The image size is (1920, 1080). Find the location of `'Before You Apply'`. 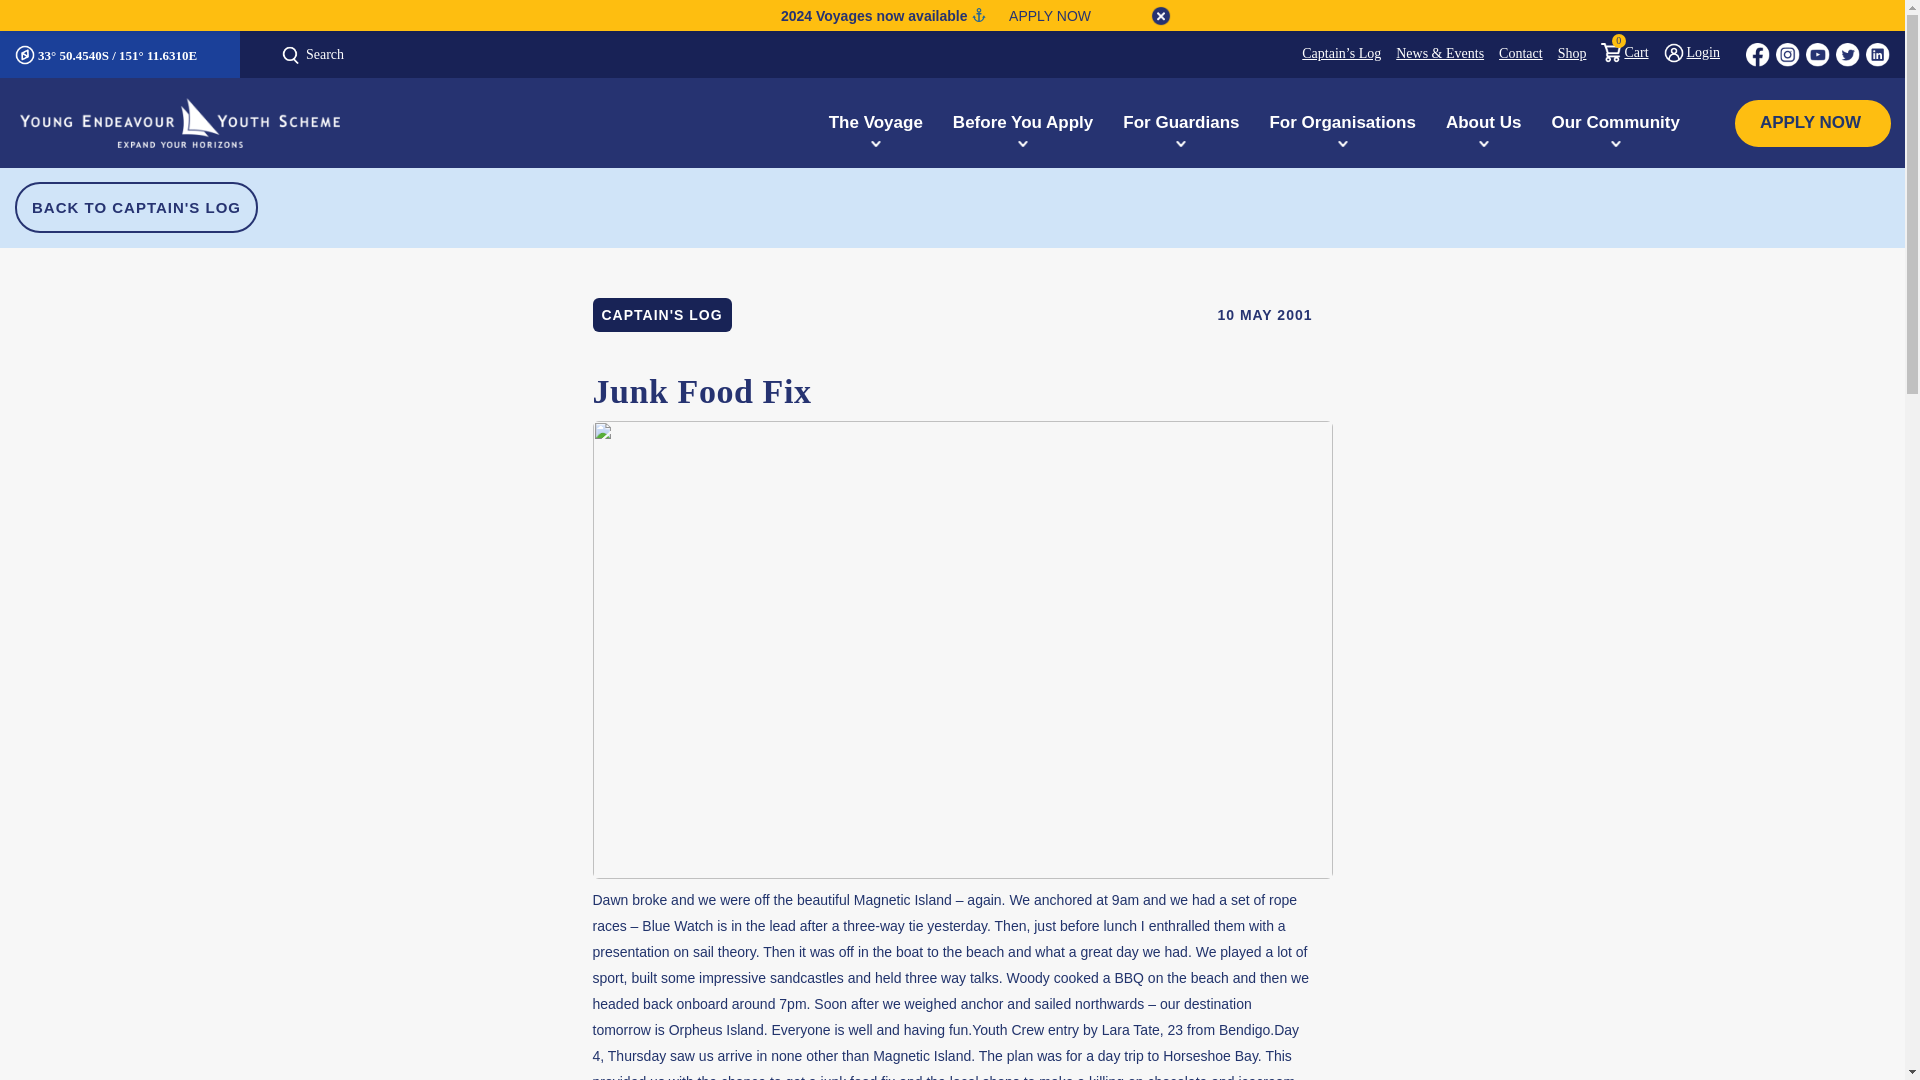

'Before You Apply' is located at coordinates (1022, 123).